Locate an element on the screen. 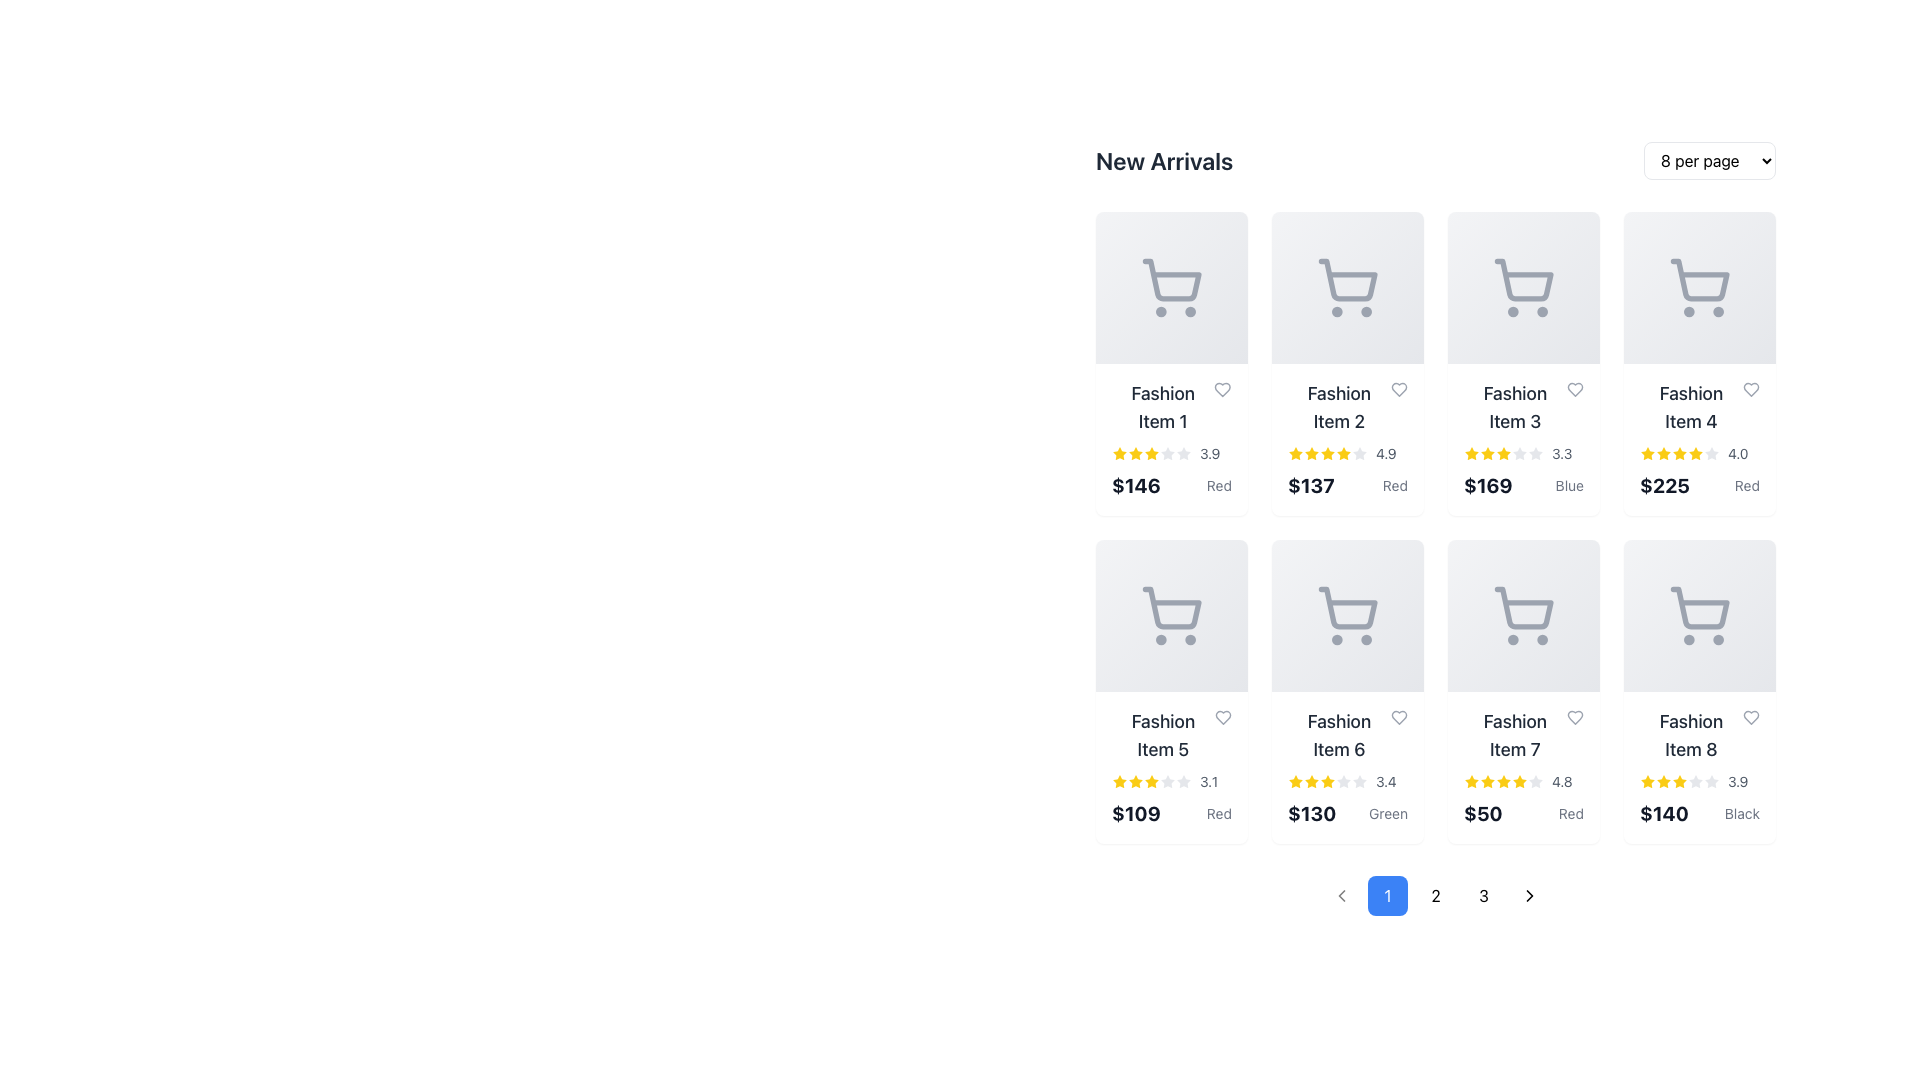  the text label displaying the rating '3.4', which is aligned with a series of five stars in the product card for 'Fashion Item 6' is located at coordinates (1385, 781).